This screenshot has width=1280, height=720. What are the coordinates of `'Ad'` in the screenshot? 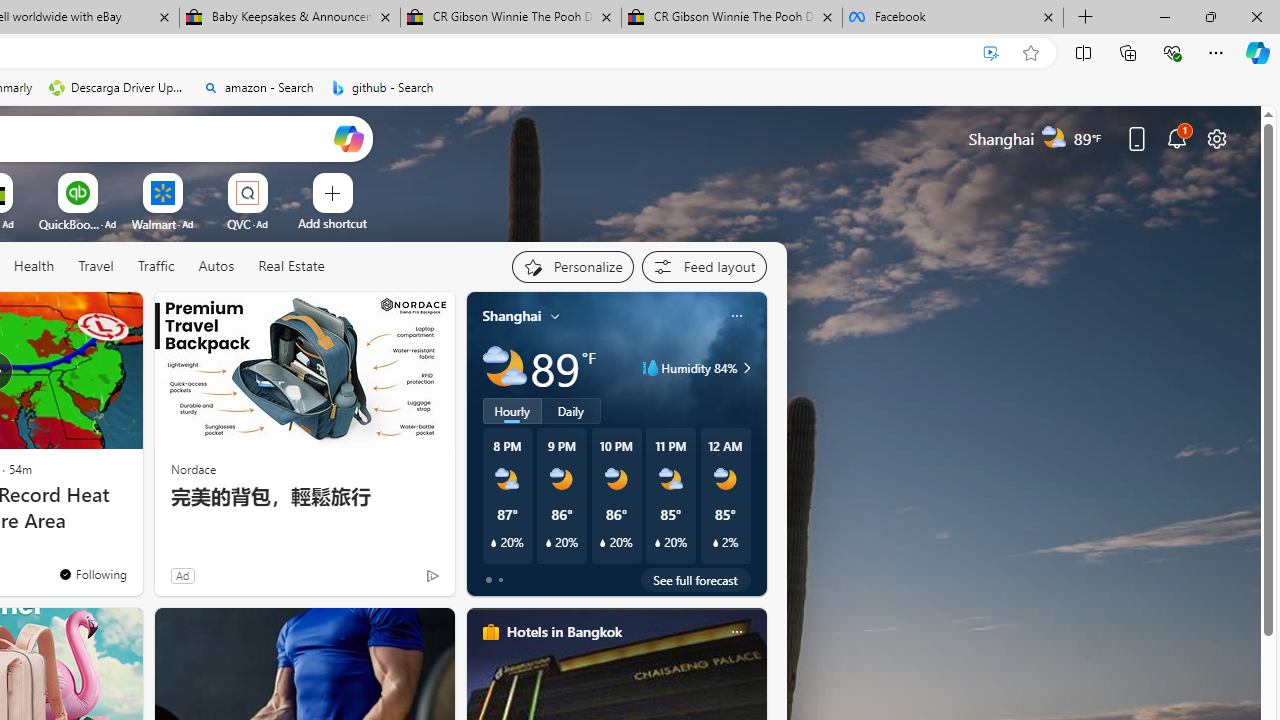 It's located at (182, 575).